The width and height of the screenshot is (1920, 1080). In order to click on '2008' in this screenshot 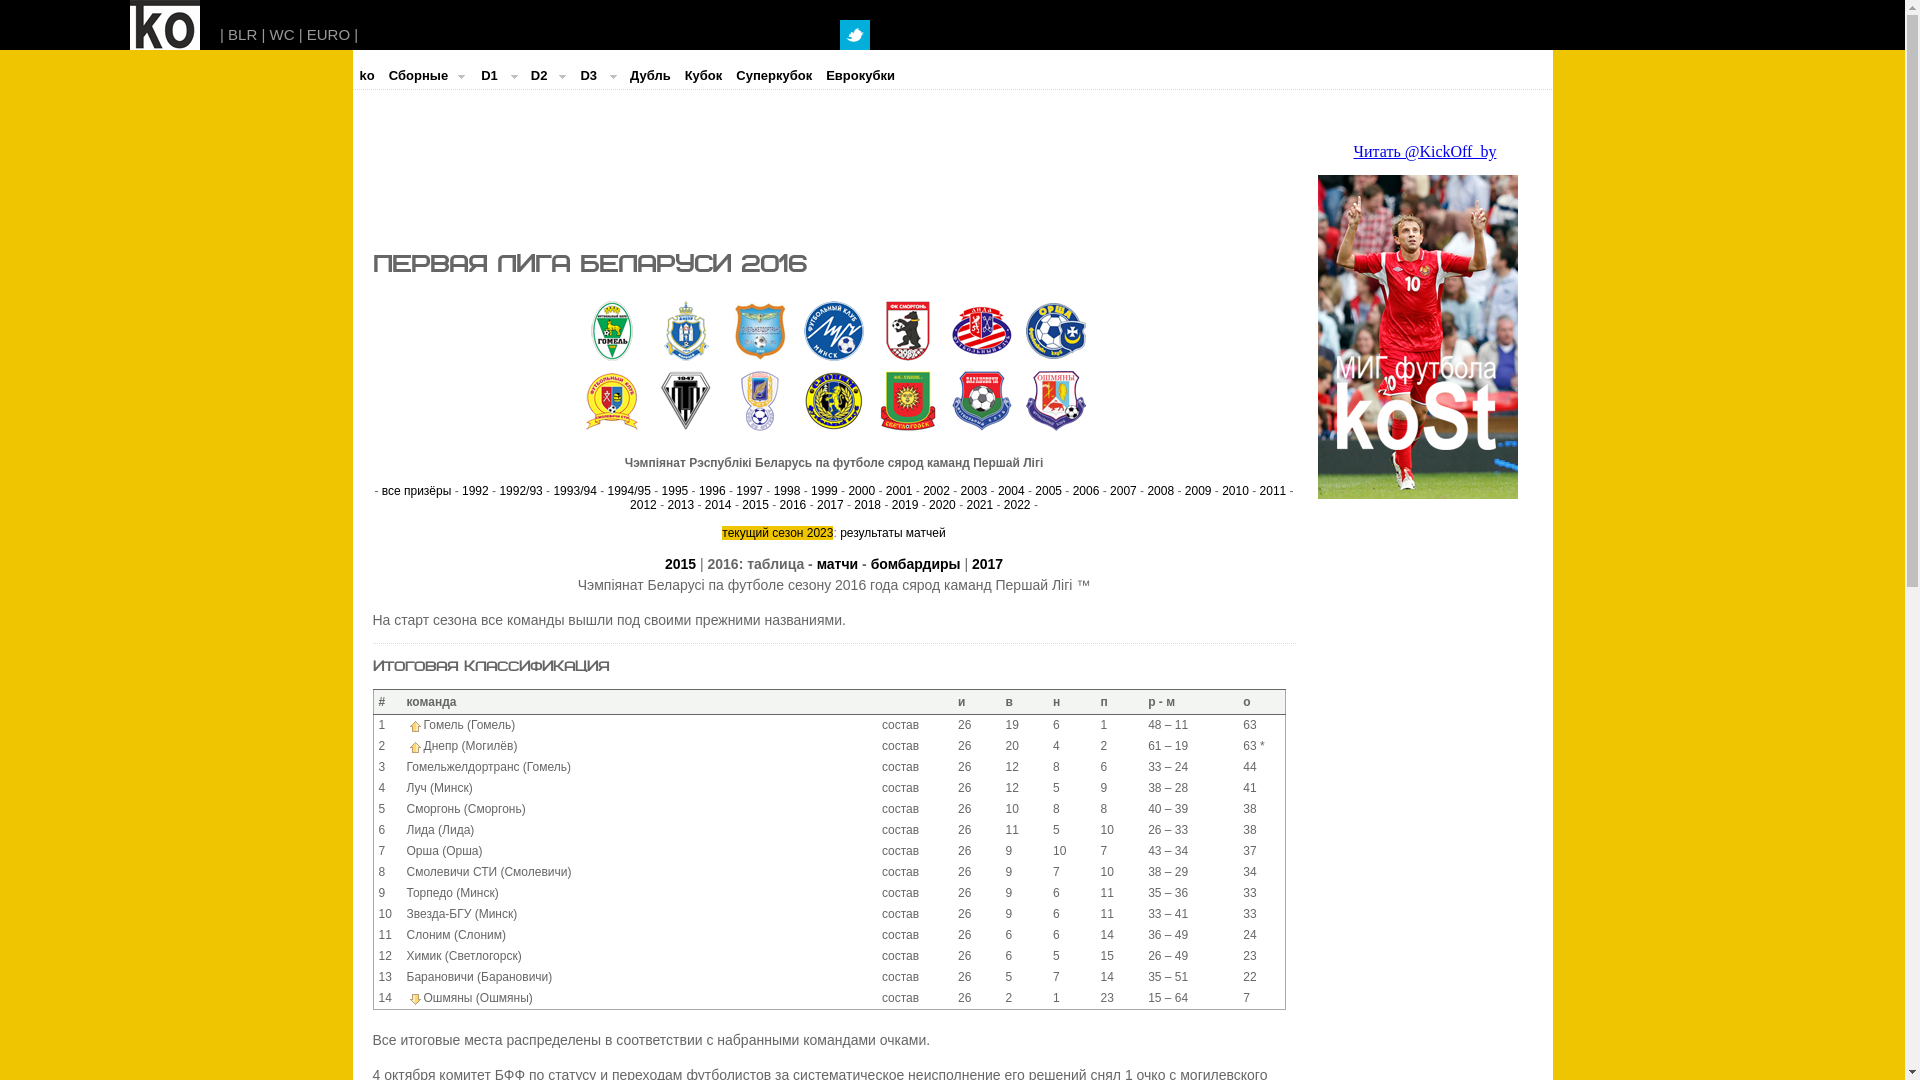, I will do `click(1160, 490)`.